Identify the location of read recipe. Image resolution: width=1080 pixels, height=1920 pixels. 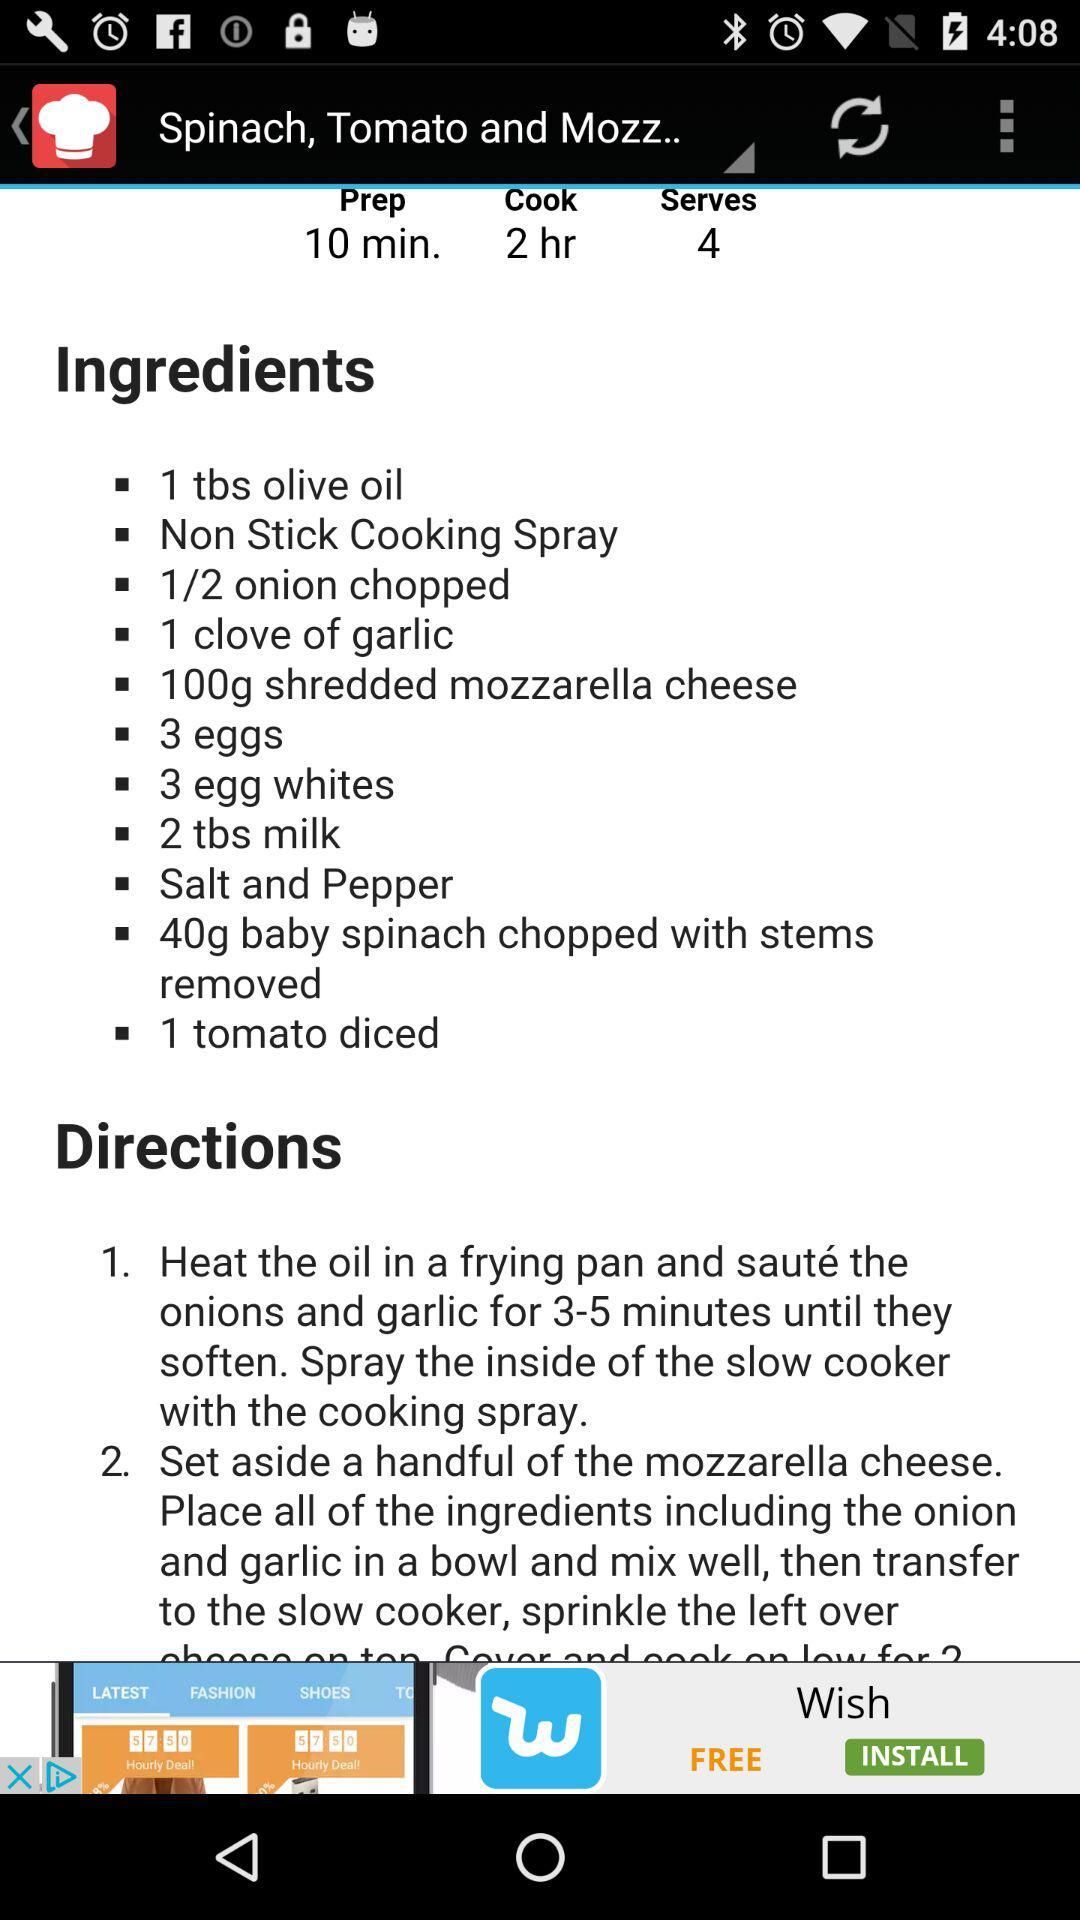
(540, 924).